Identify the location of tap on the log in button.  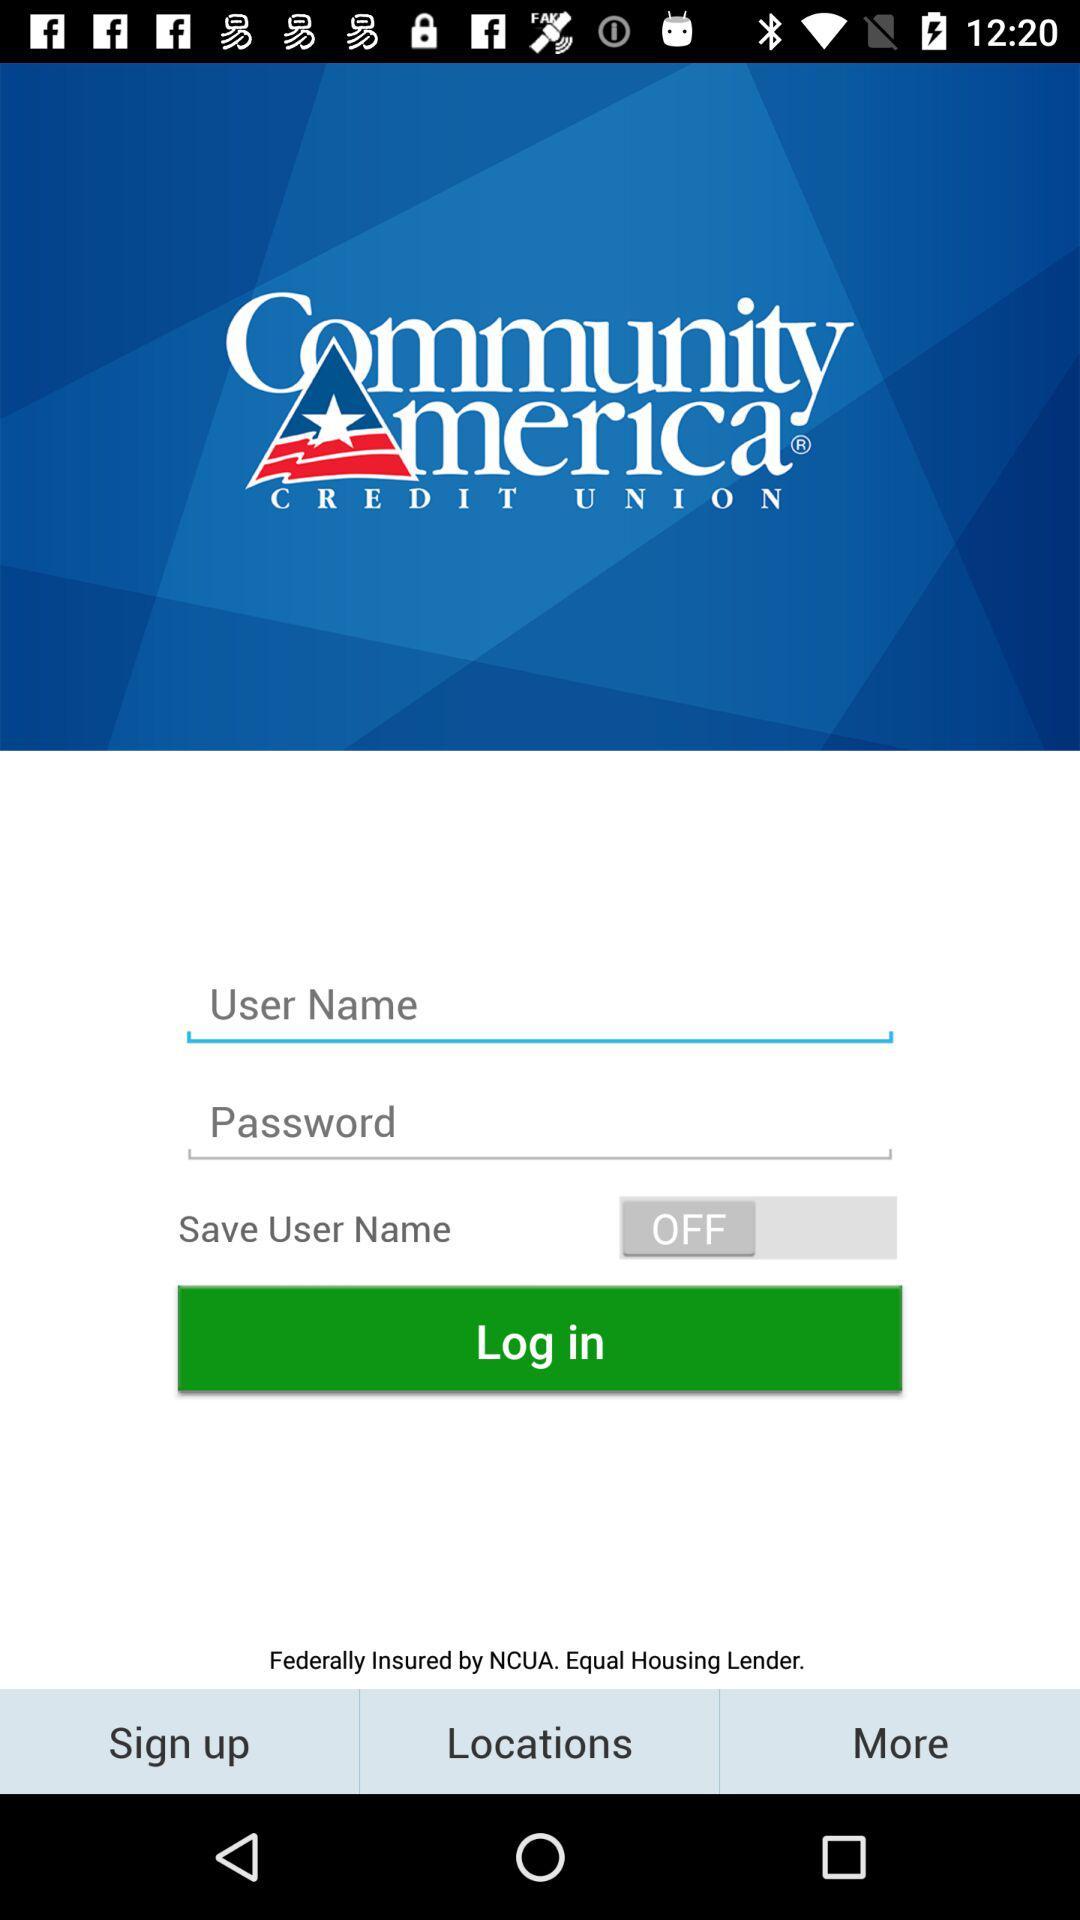
(540, 1340).